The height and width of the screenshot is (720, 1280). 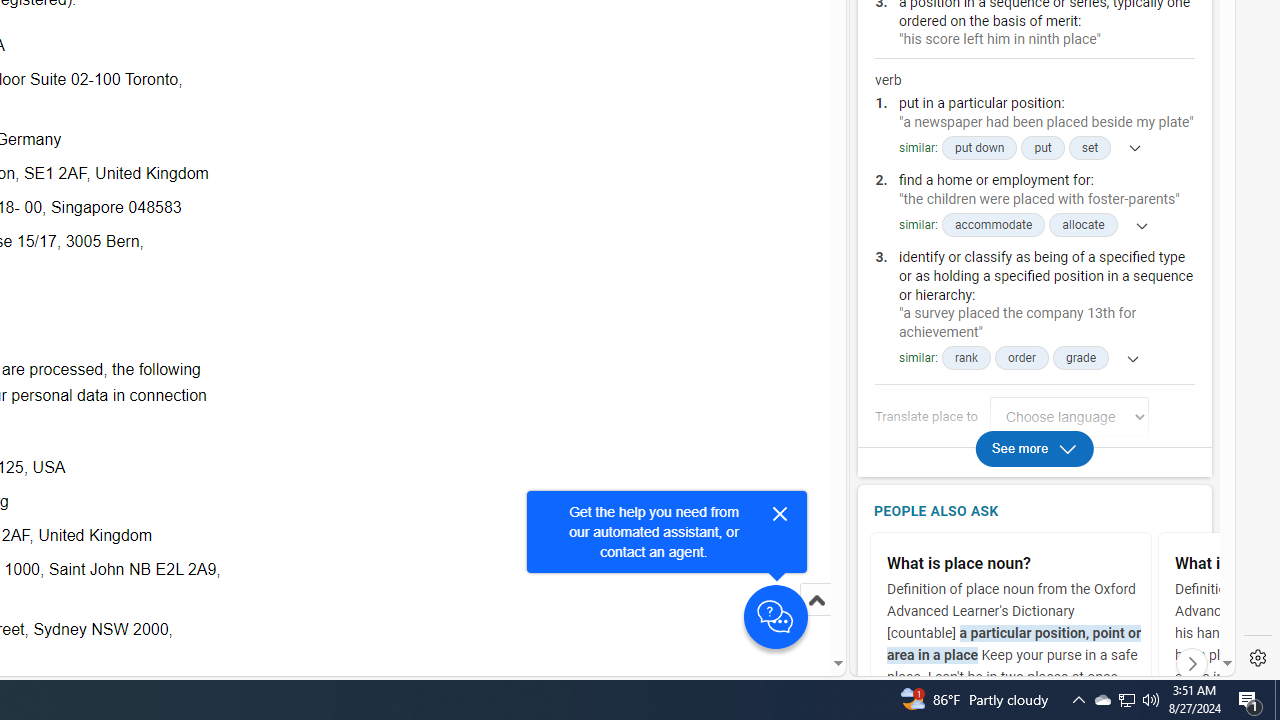 I want to click on 'put', so click(x=1042, y=147).